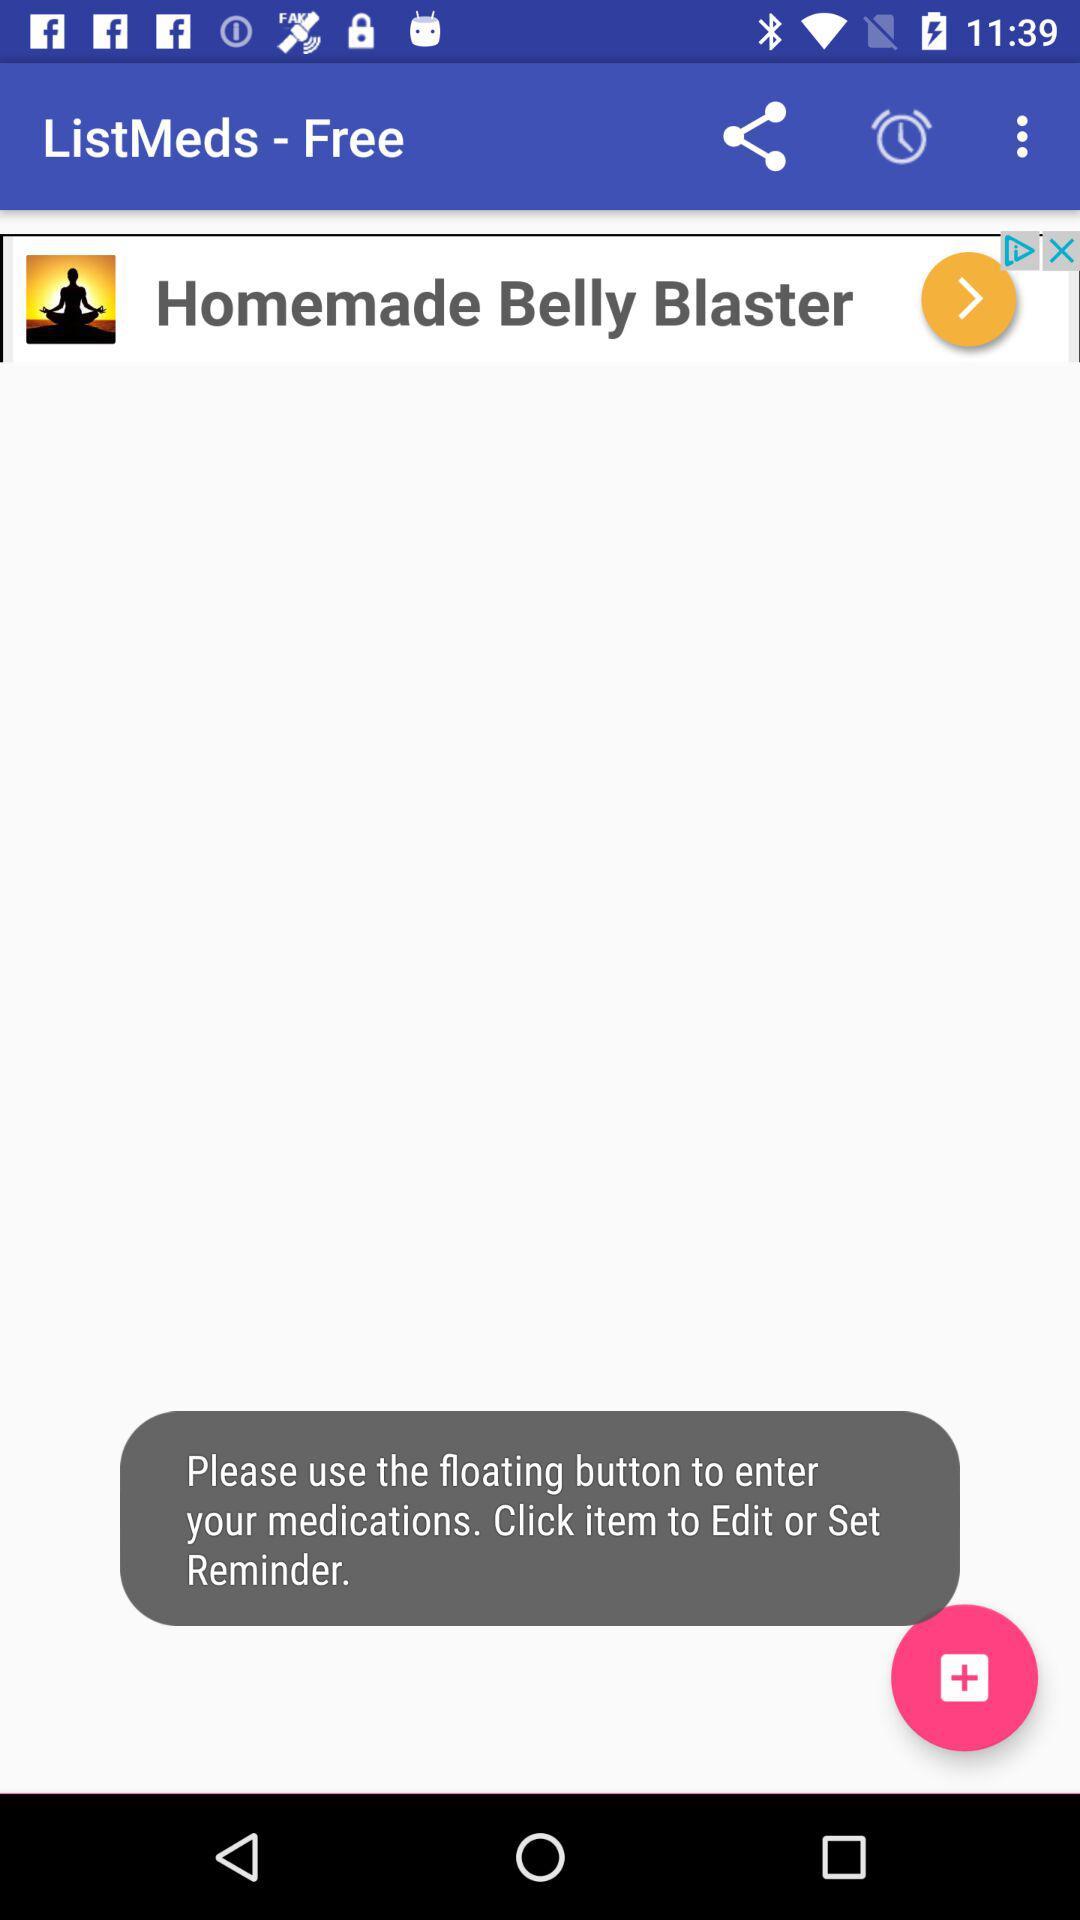 This screenshot has height=1920, width=1080. What do you see at coordinates (963, 1678) in the screenshot?
I see `click on the button to enter your medications` at bounding box center [963, 1678].